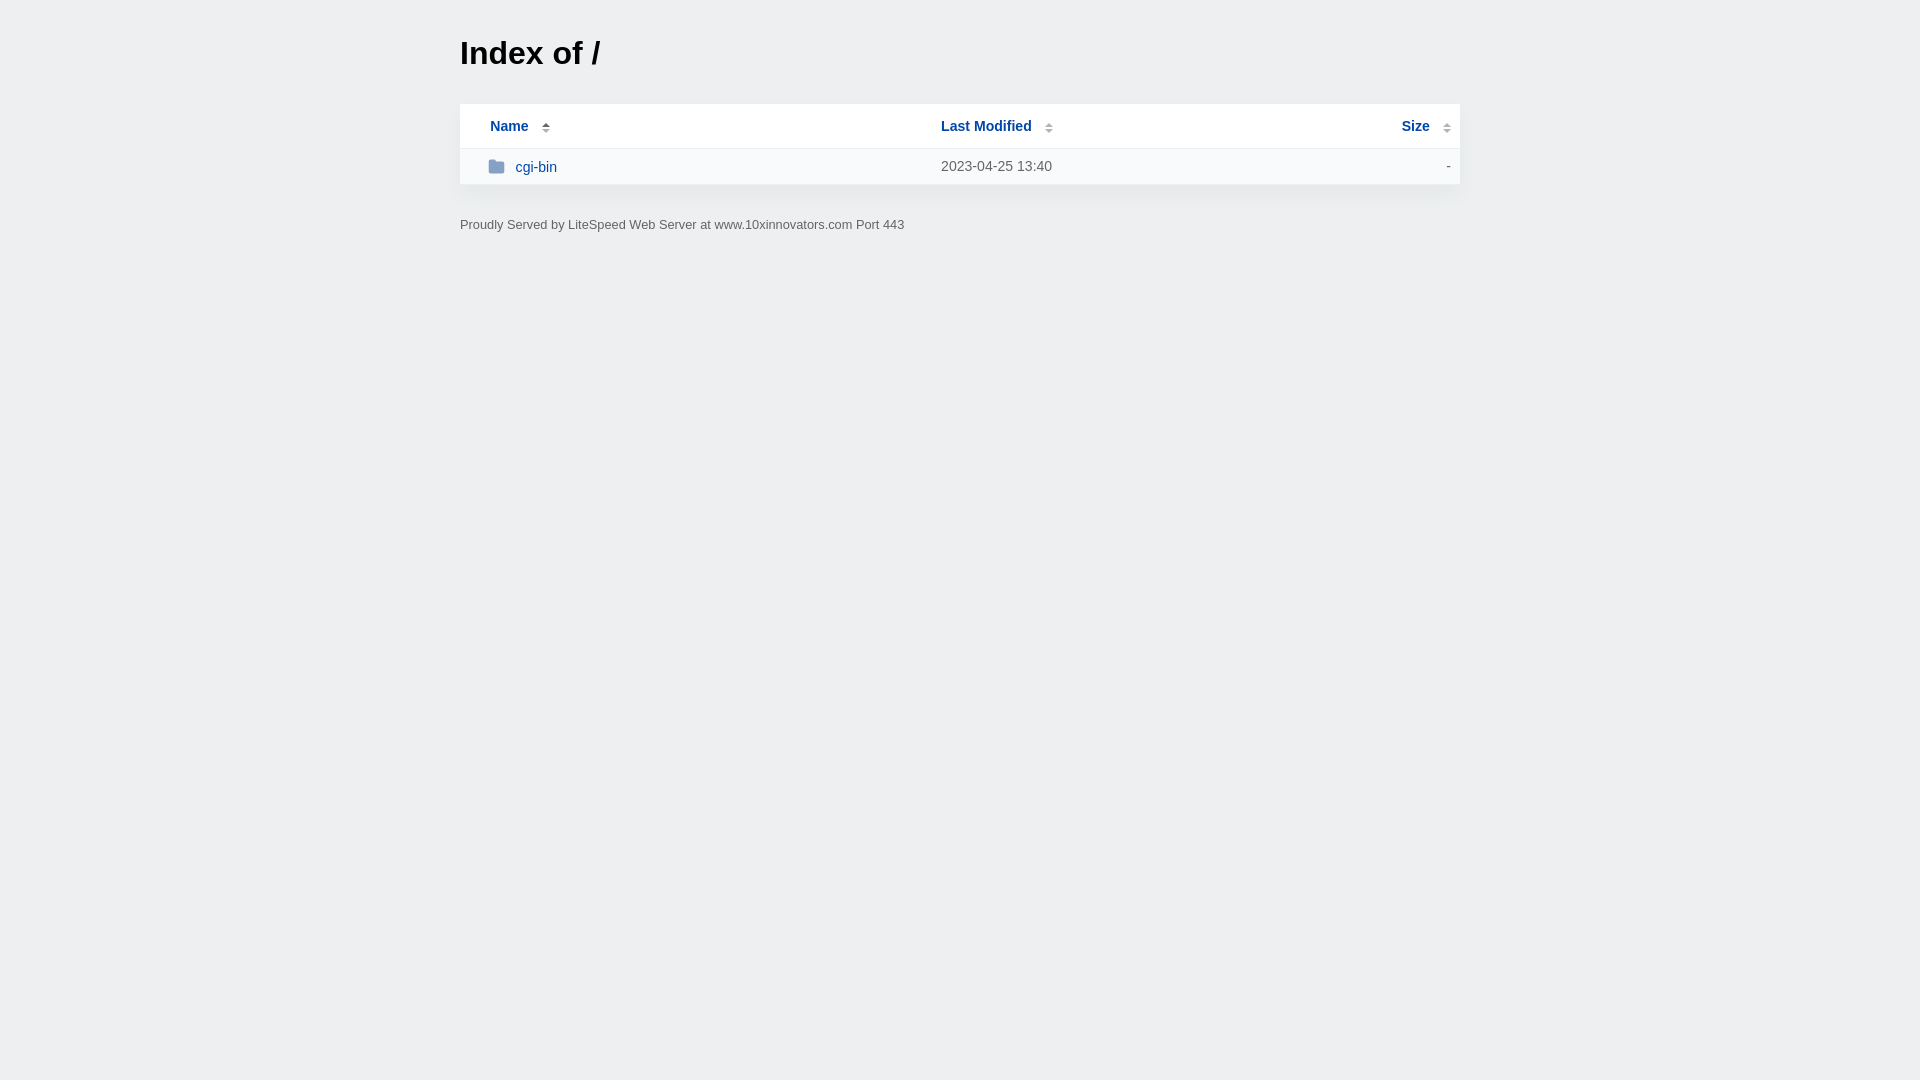 The height and width of the screenshot is (1080, 1920). What do you see at coordinates (508, 126) in the screenshot?
I see `'Name'` at bounding box center [508, 126].